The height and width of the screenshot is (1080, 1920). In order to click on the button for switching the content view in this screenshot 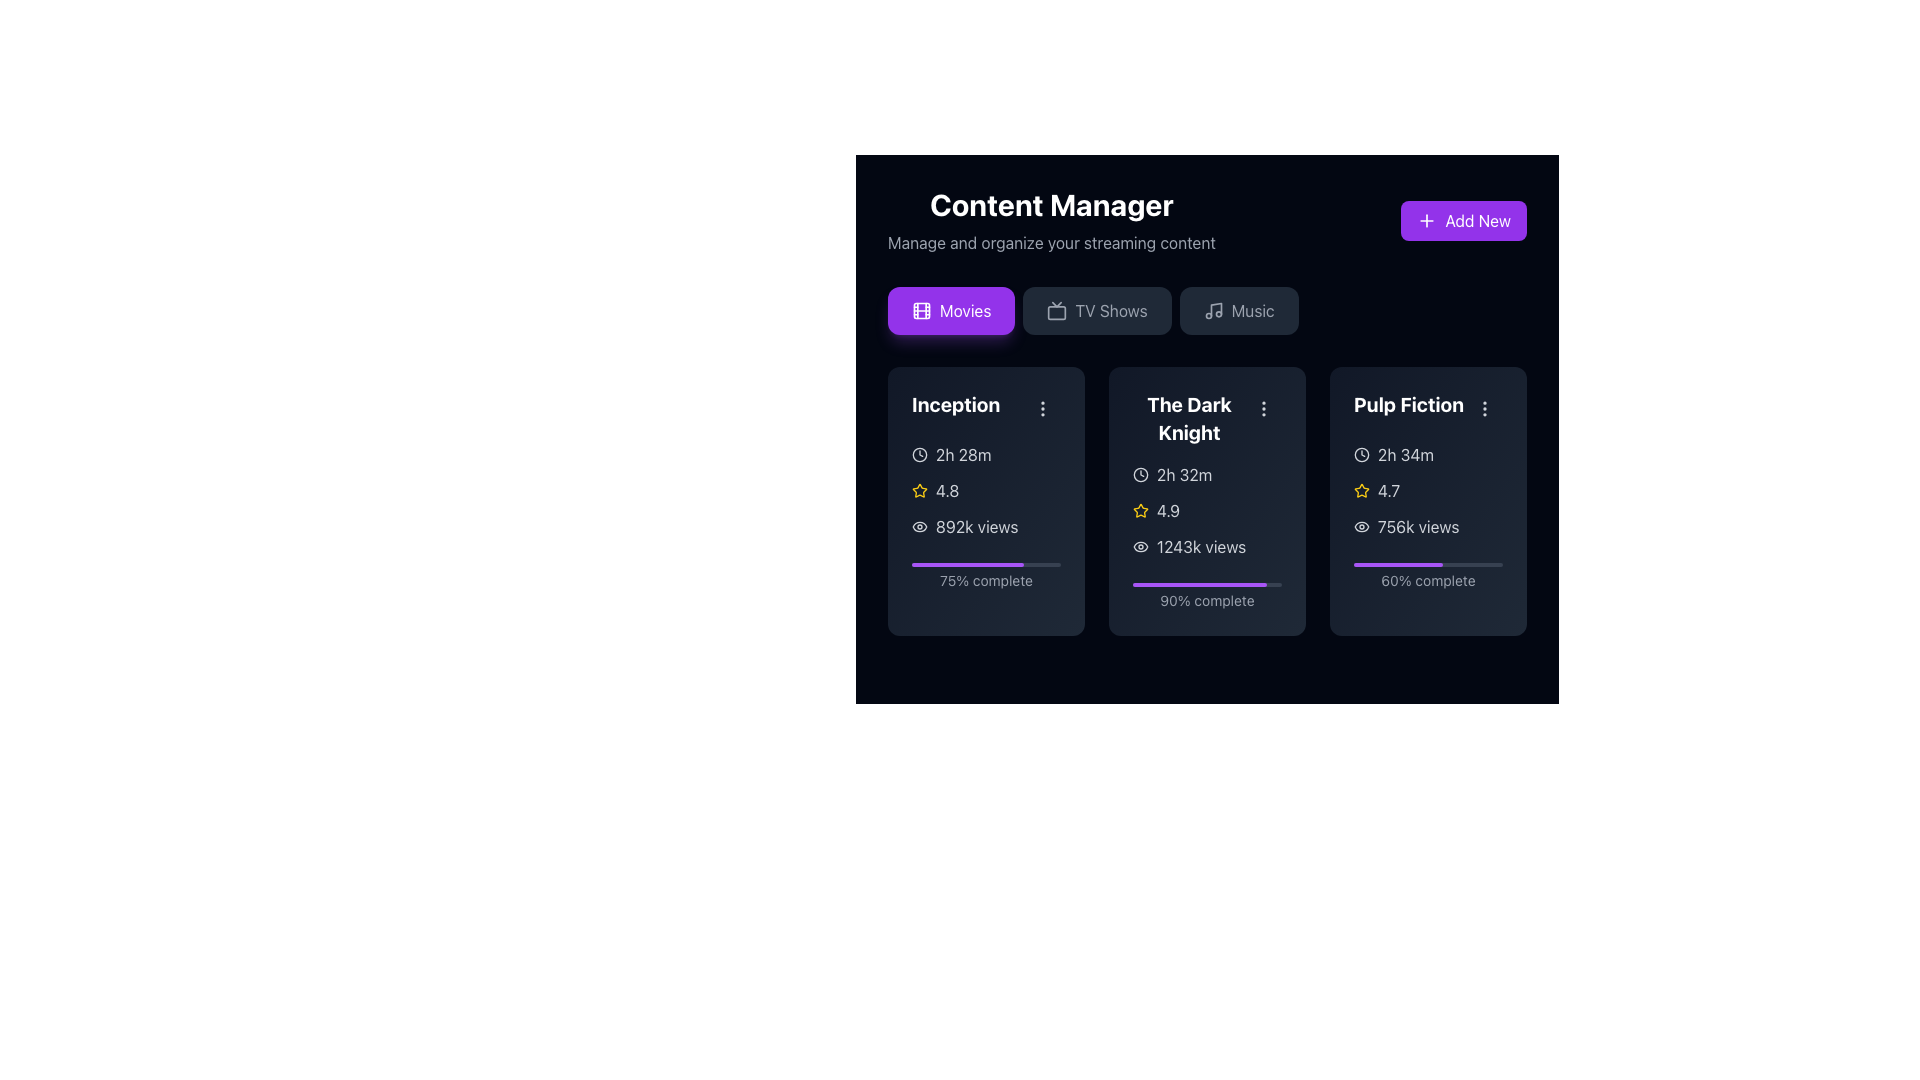, I will do `click(1096, 311)`.